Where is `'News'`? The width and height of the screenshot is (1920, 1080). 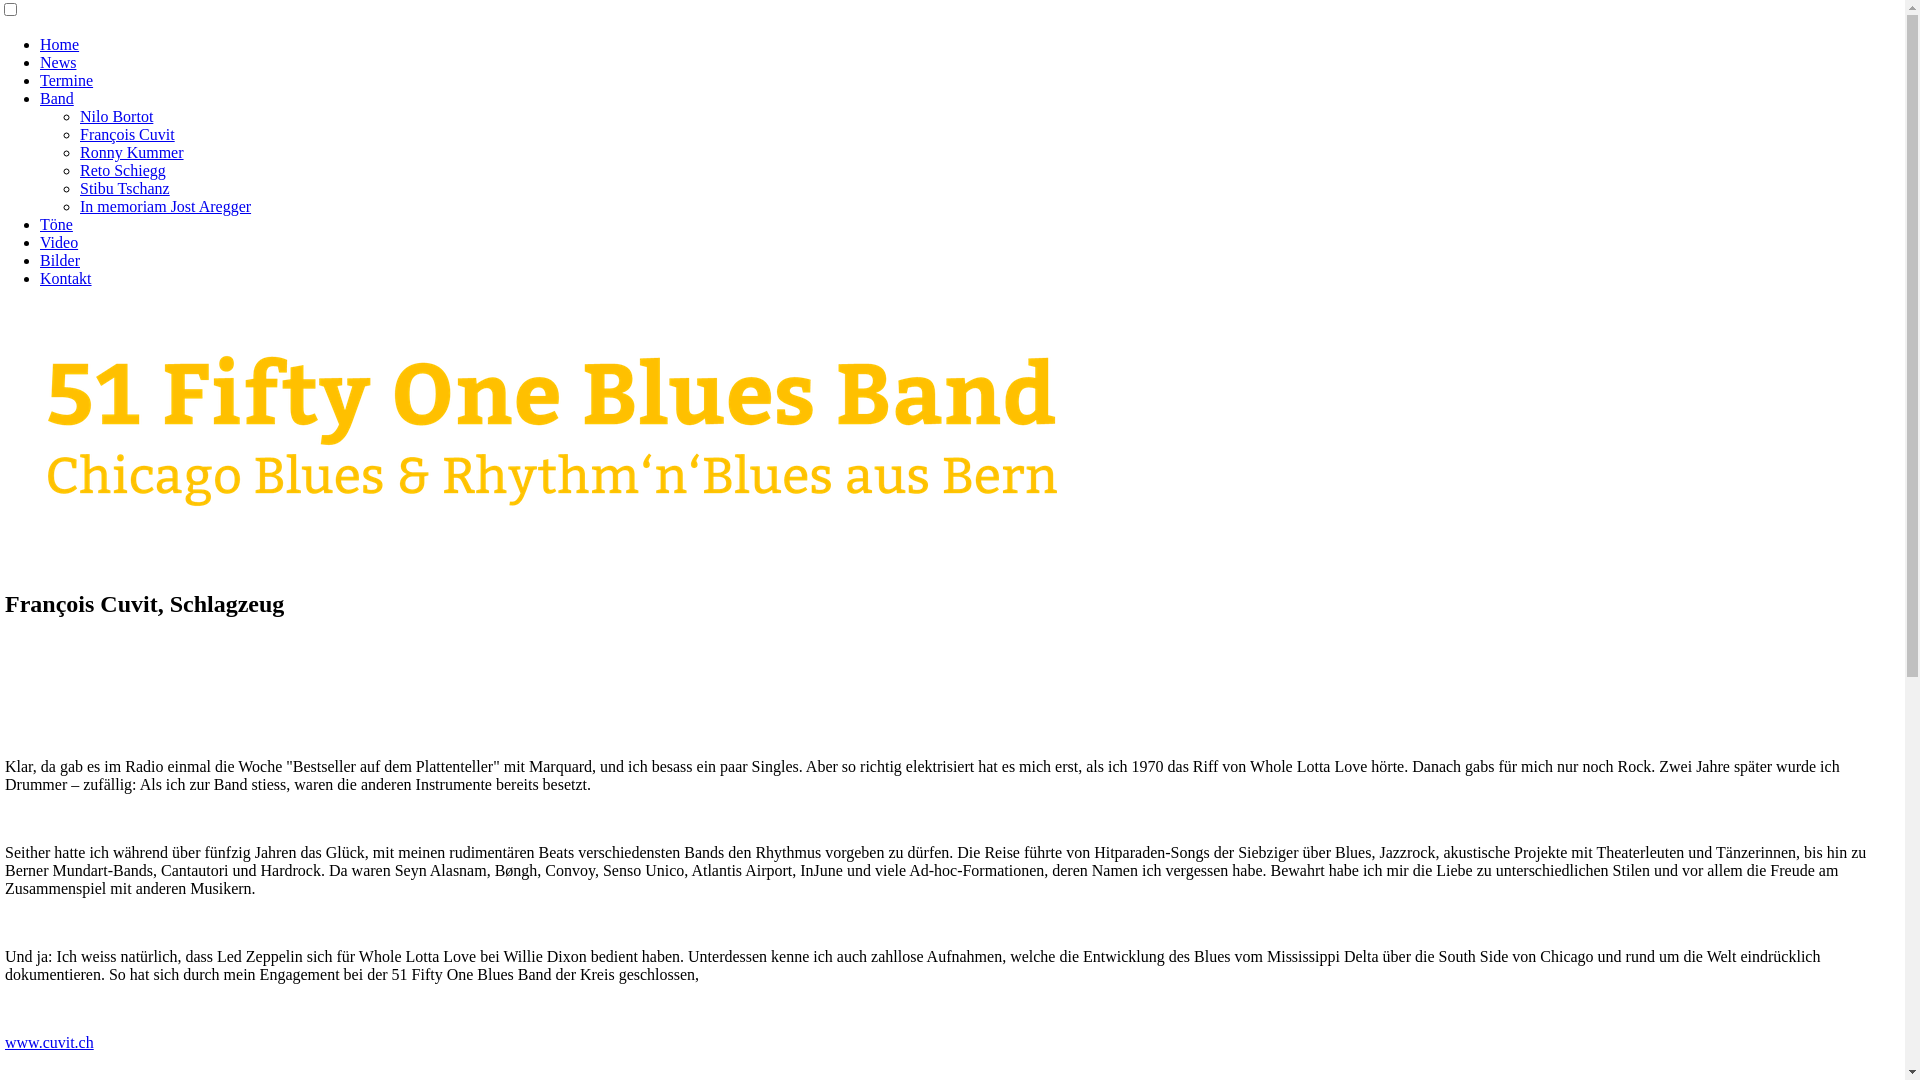
'News' is located at coordinates (39, 61).